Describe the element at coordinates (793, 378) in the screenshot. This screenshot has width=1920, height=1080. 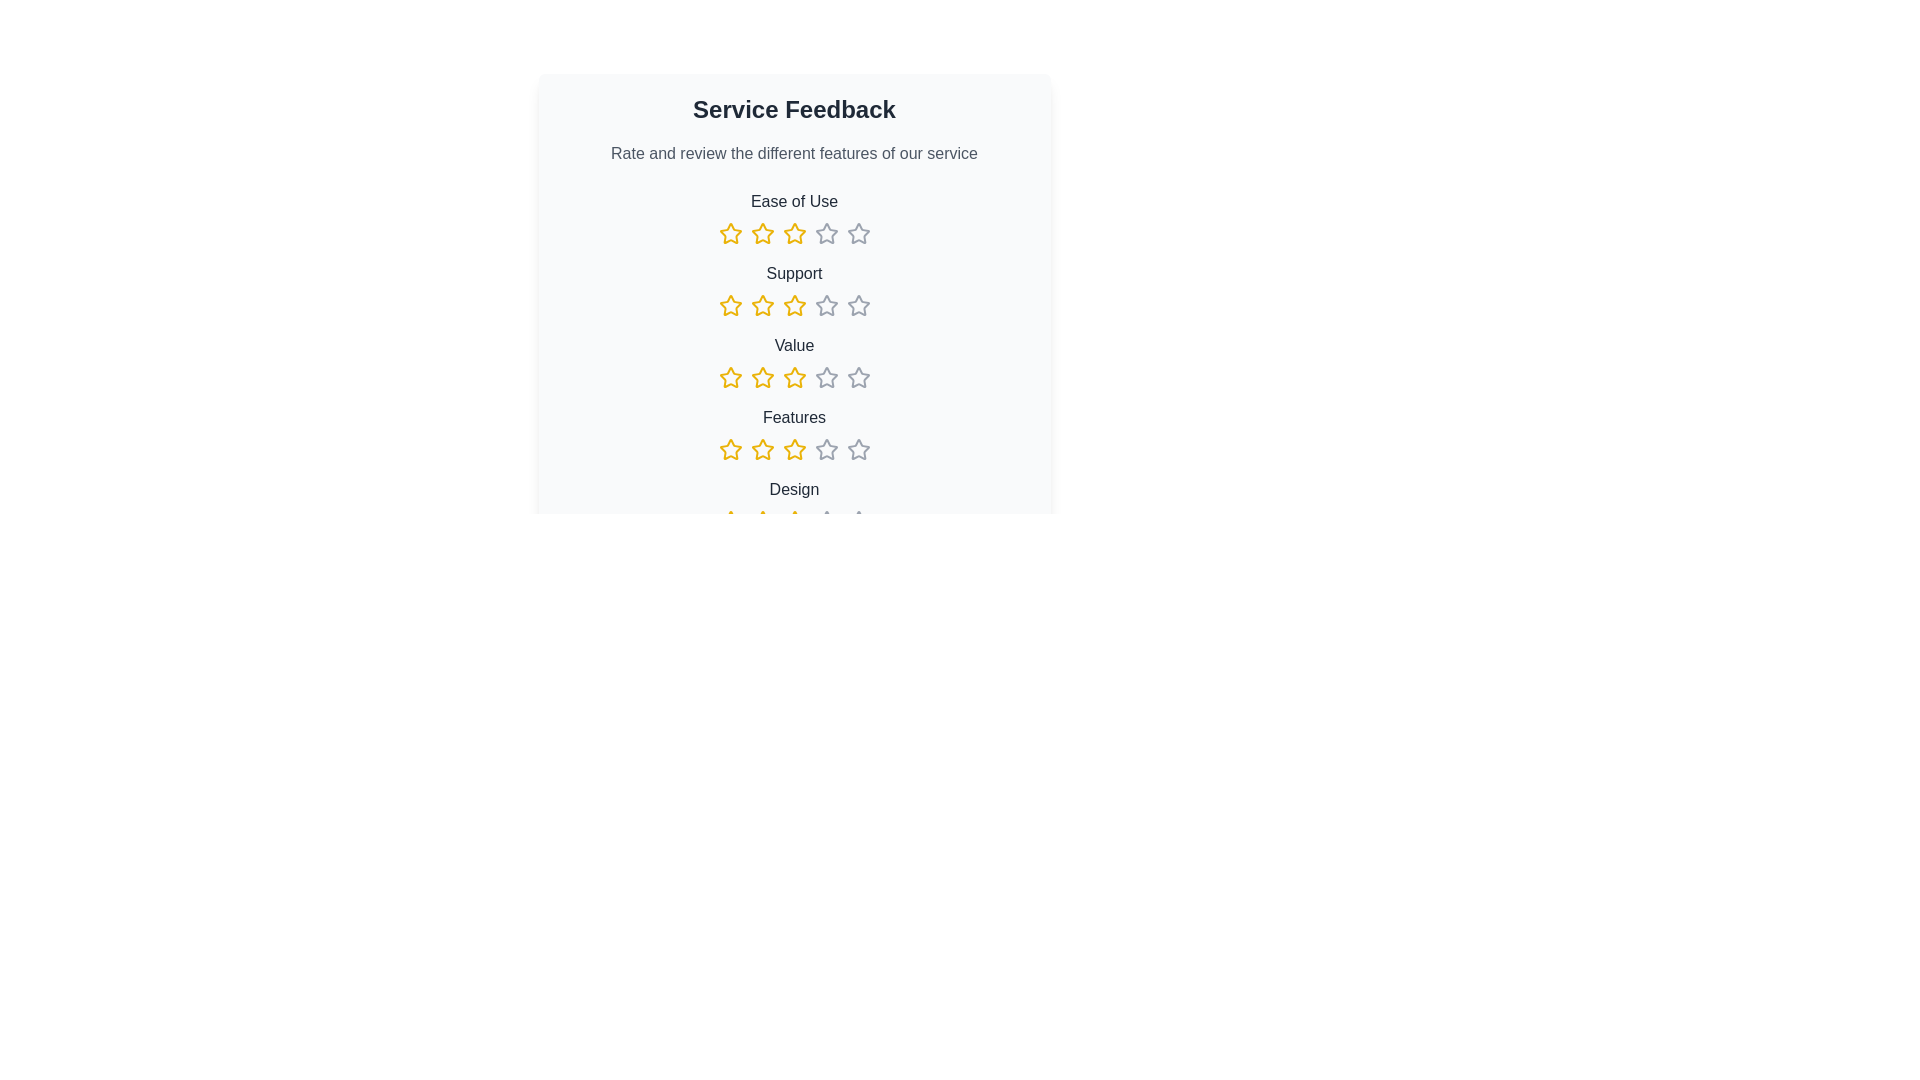
I see `the fourth star-shaped rating icon with a yellow outline in the 'Value' rating category to rate it` at that location.